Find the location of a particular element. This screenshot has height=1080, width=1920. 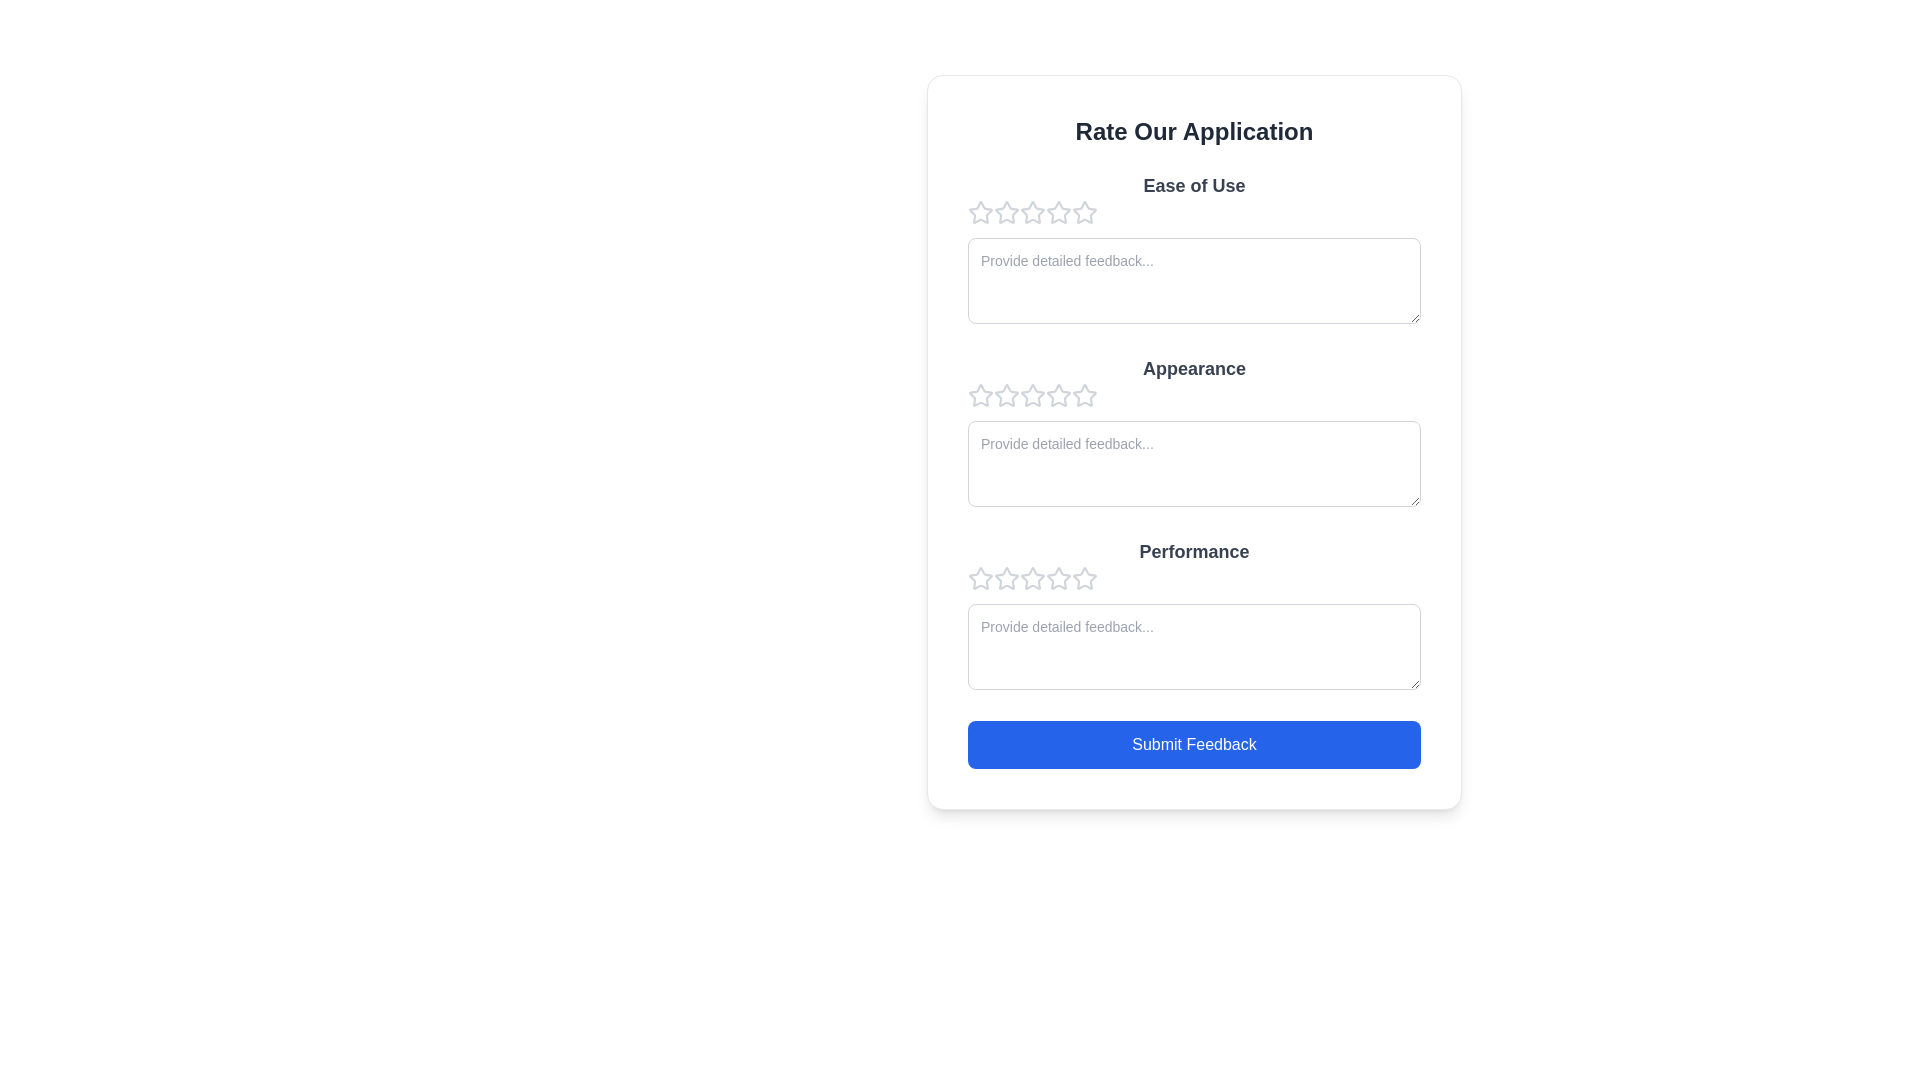

the fourth star of the SVG-based star rating element to provide a rating for 'Performance' is located at coordinates (1032, 578).